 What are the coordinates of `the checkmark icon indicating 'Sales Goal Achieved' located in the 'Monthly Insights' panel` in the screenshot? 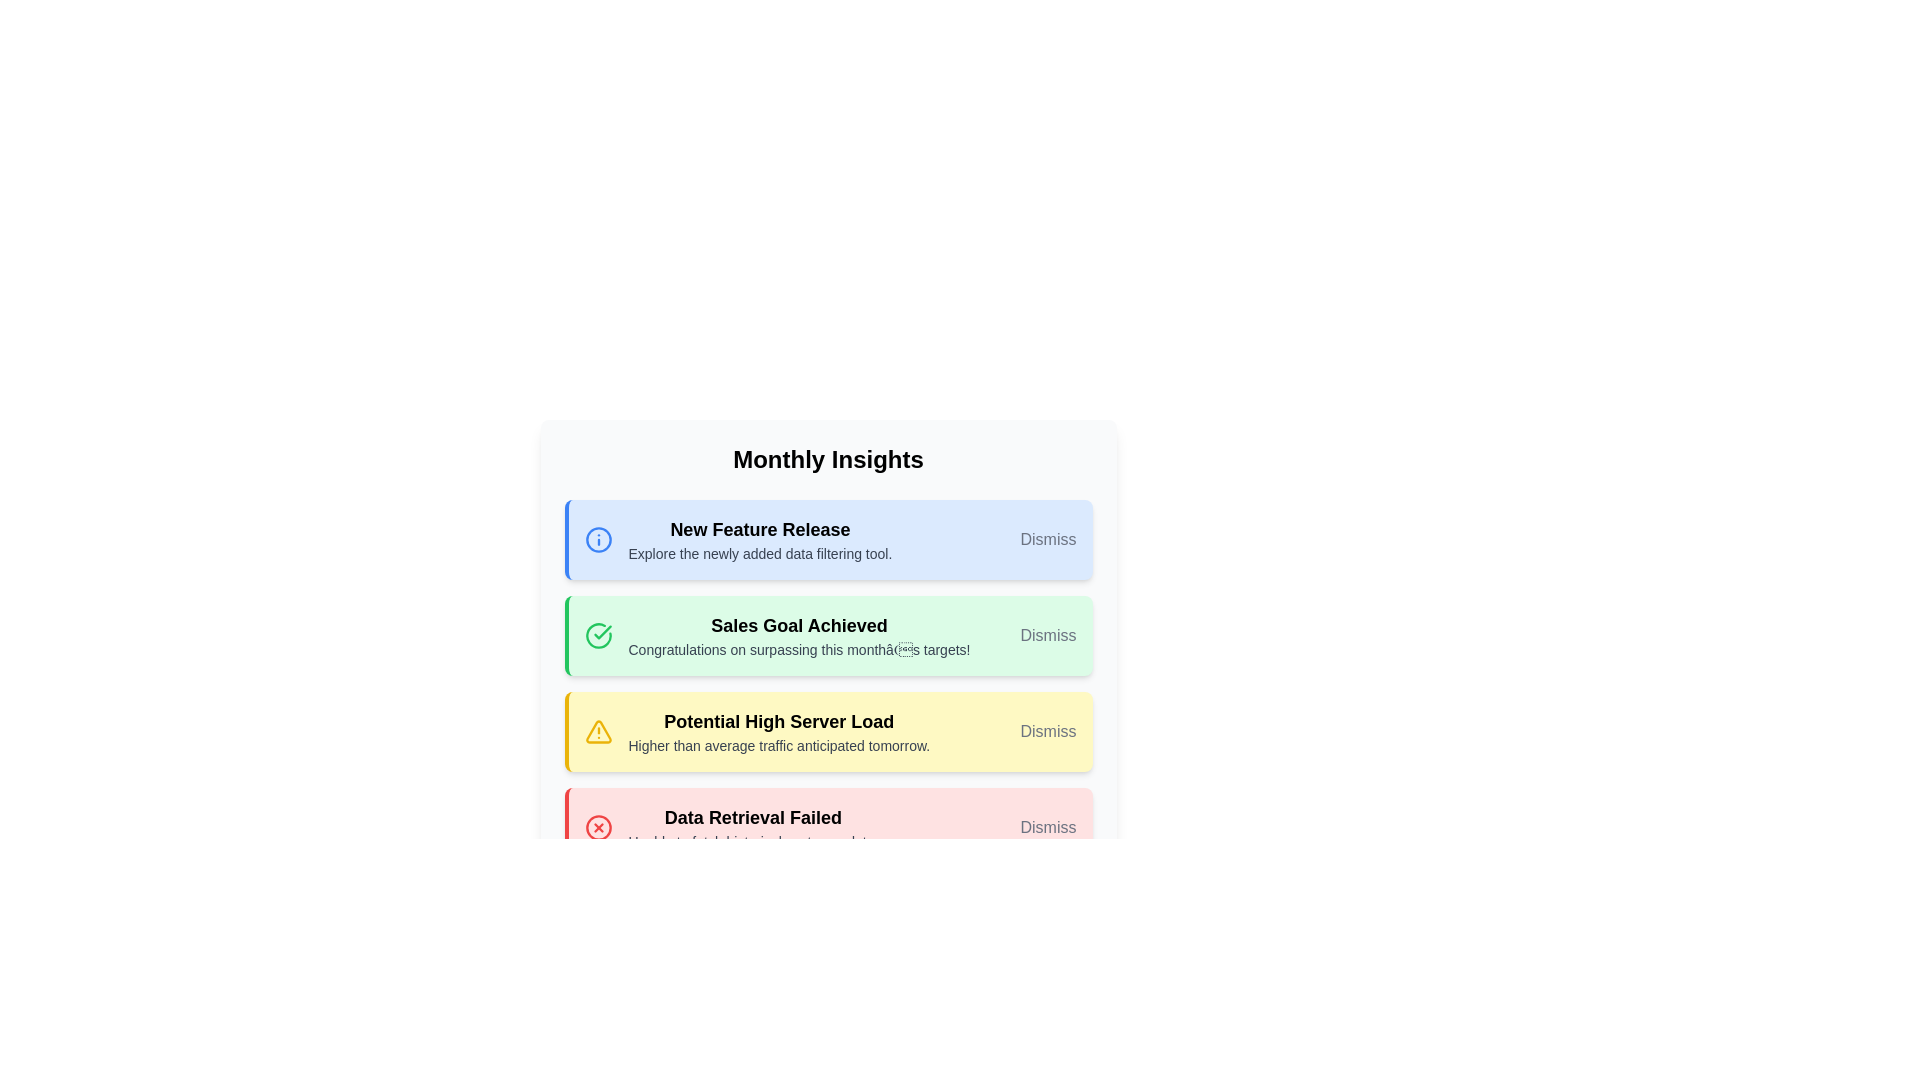 It's located at (601, 632).